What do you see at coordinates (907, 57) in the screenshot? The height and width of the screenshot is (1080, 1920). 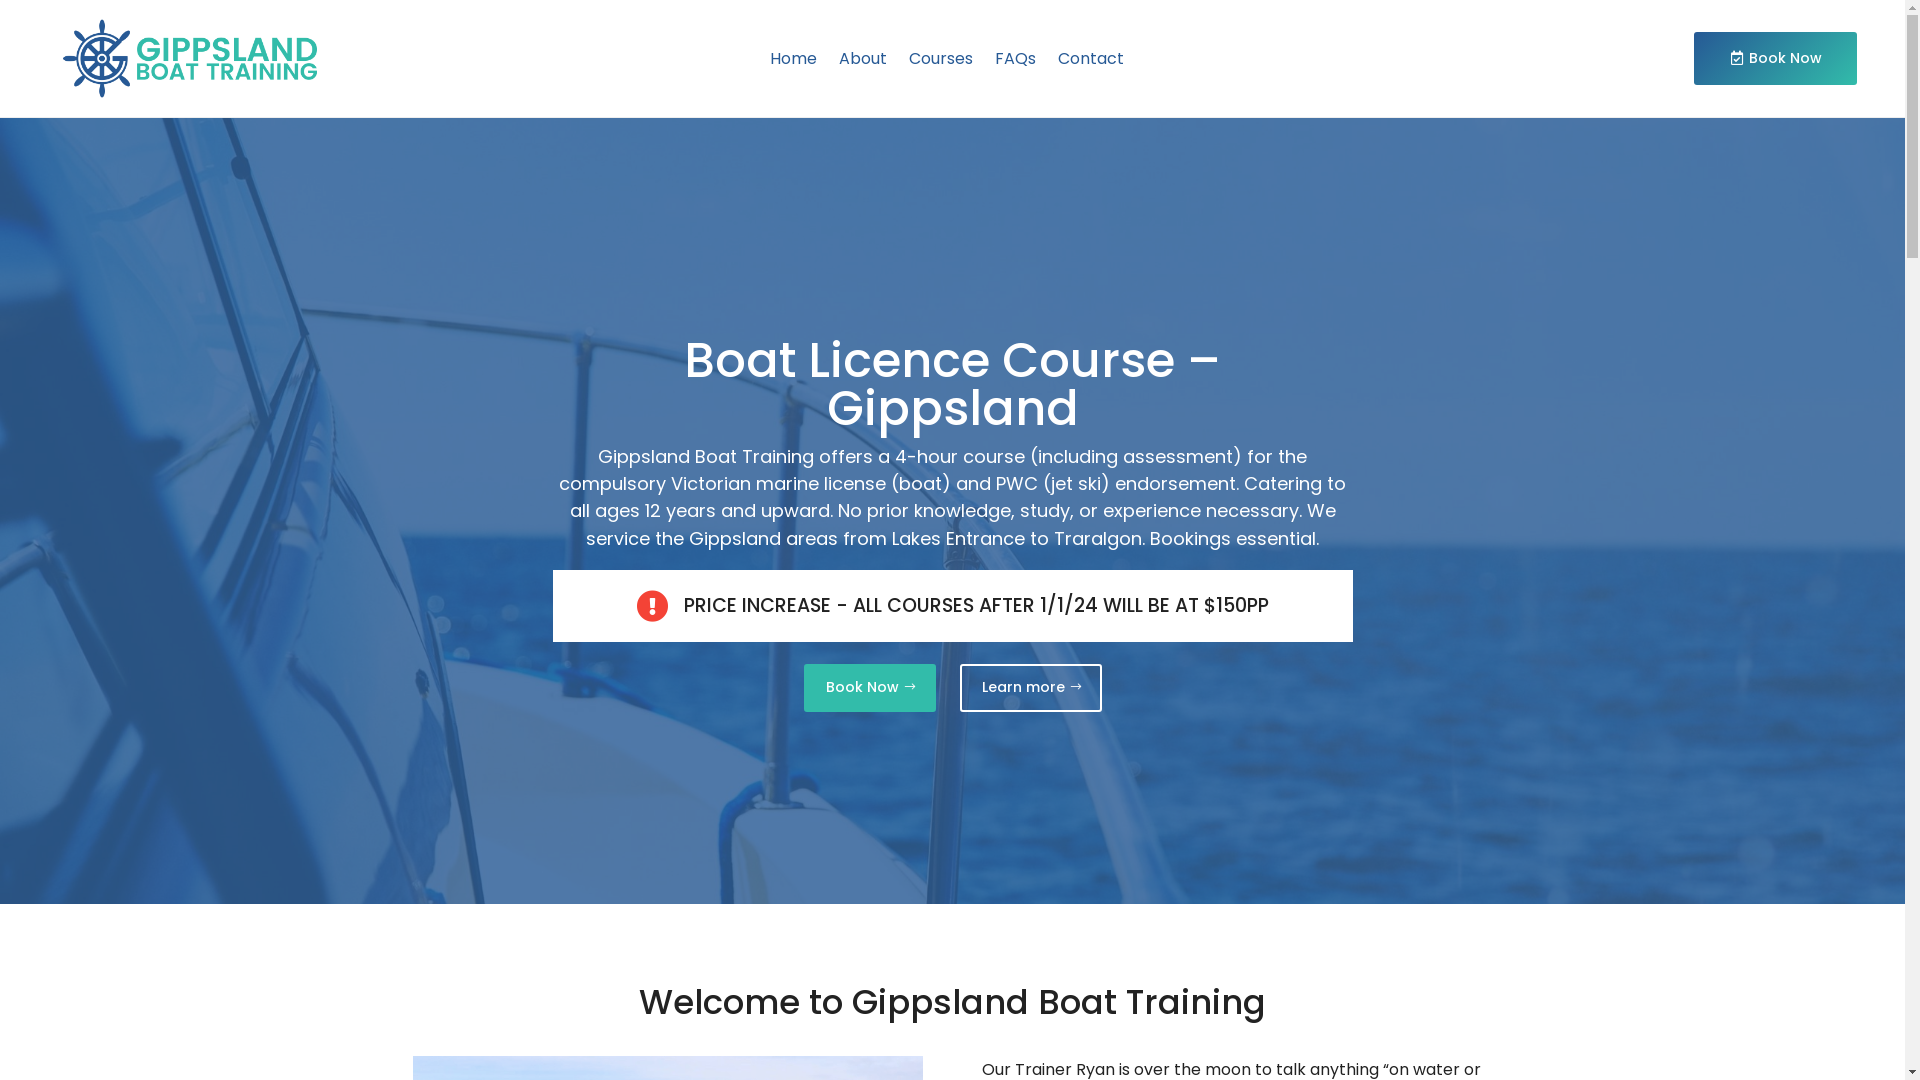 I see `'Courses'` at bounding box center [907, 57].